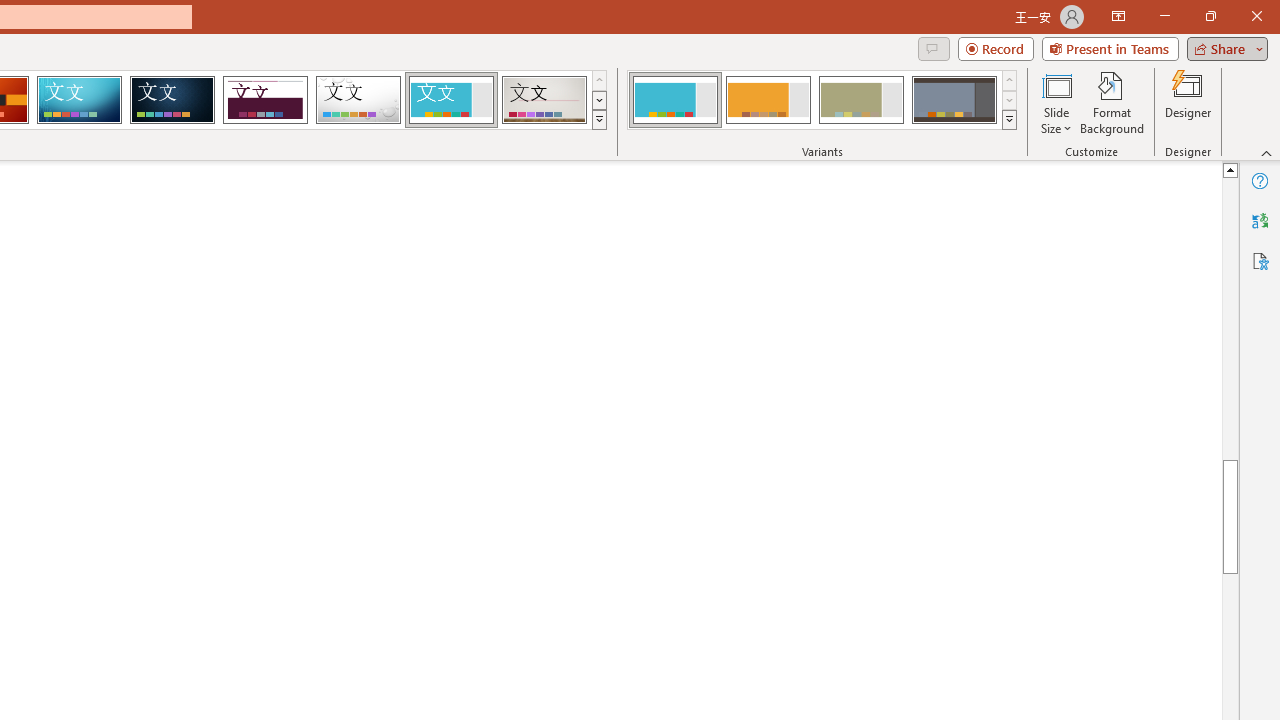 The image size is (1280, 720). What do you see at coordinates (358, 100) in the screenshot?
I see `'Droplet'` at bounding box center [358, 100].